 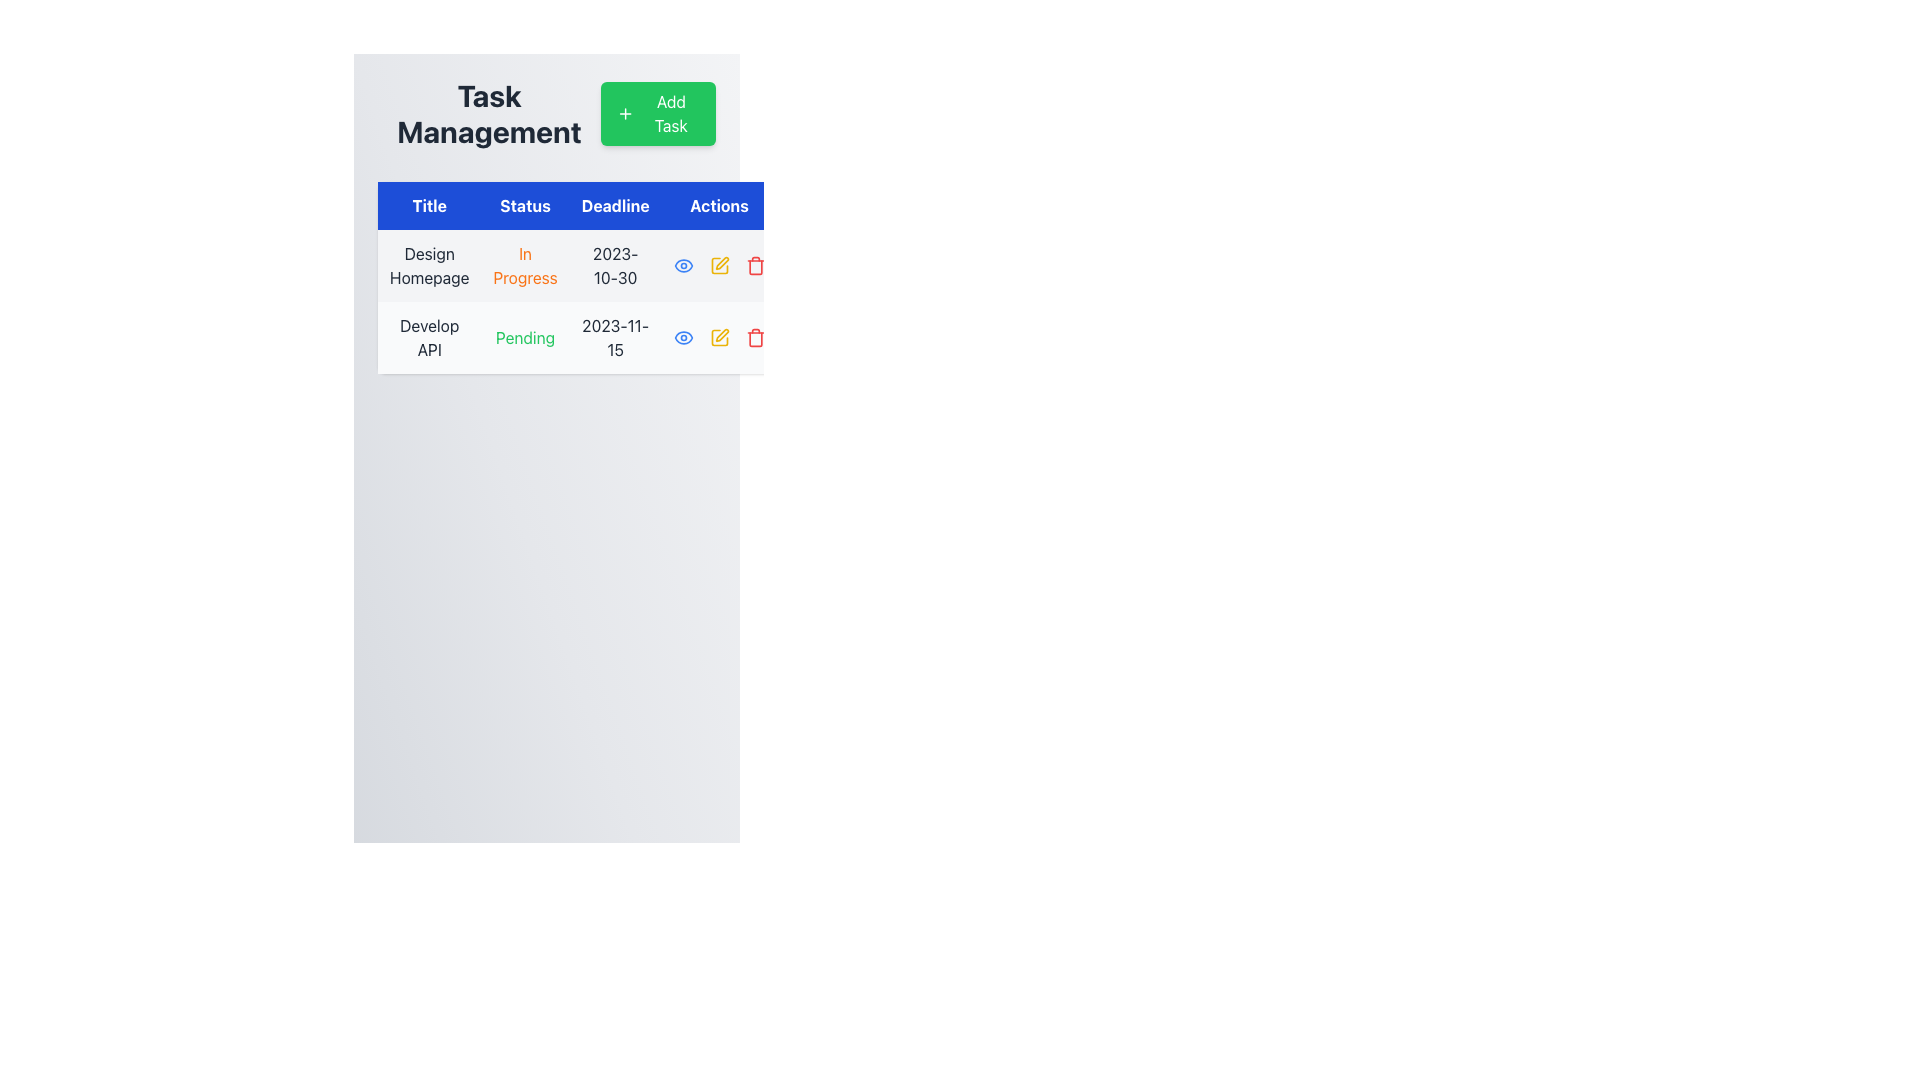 What do you see at coordinates (683, 265) in the screenshot?
I see `the blue eye-shaped icon located in the 'Actions' column of the second row of the table` at bounding box center [683, 265].